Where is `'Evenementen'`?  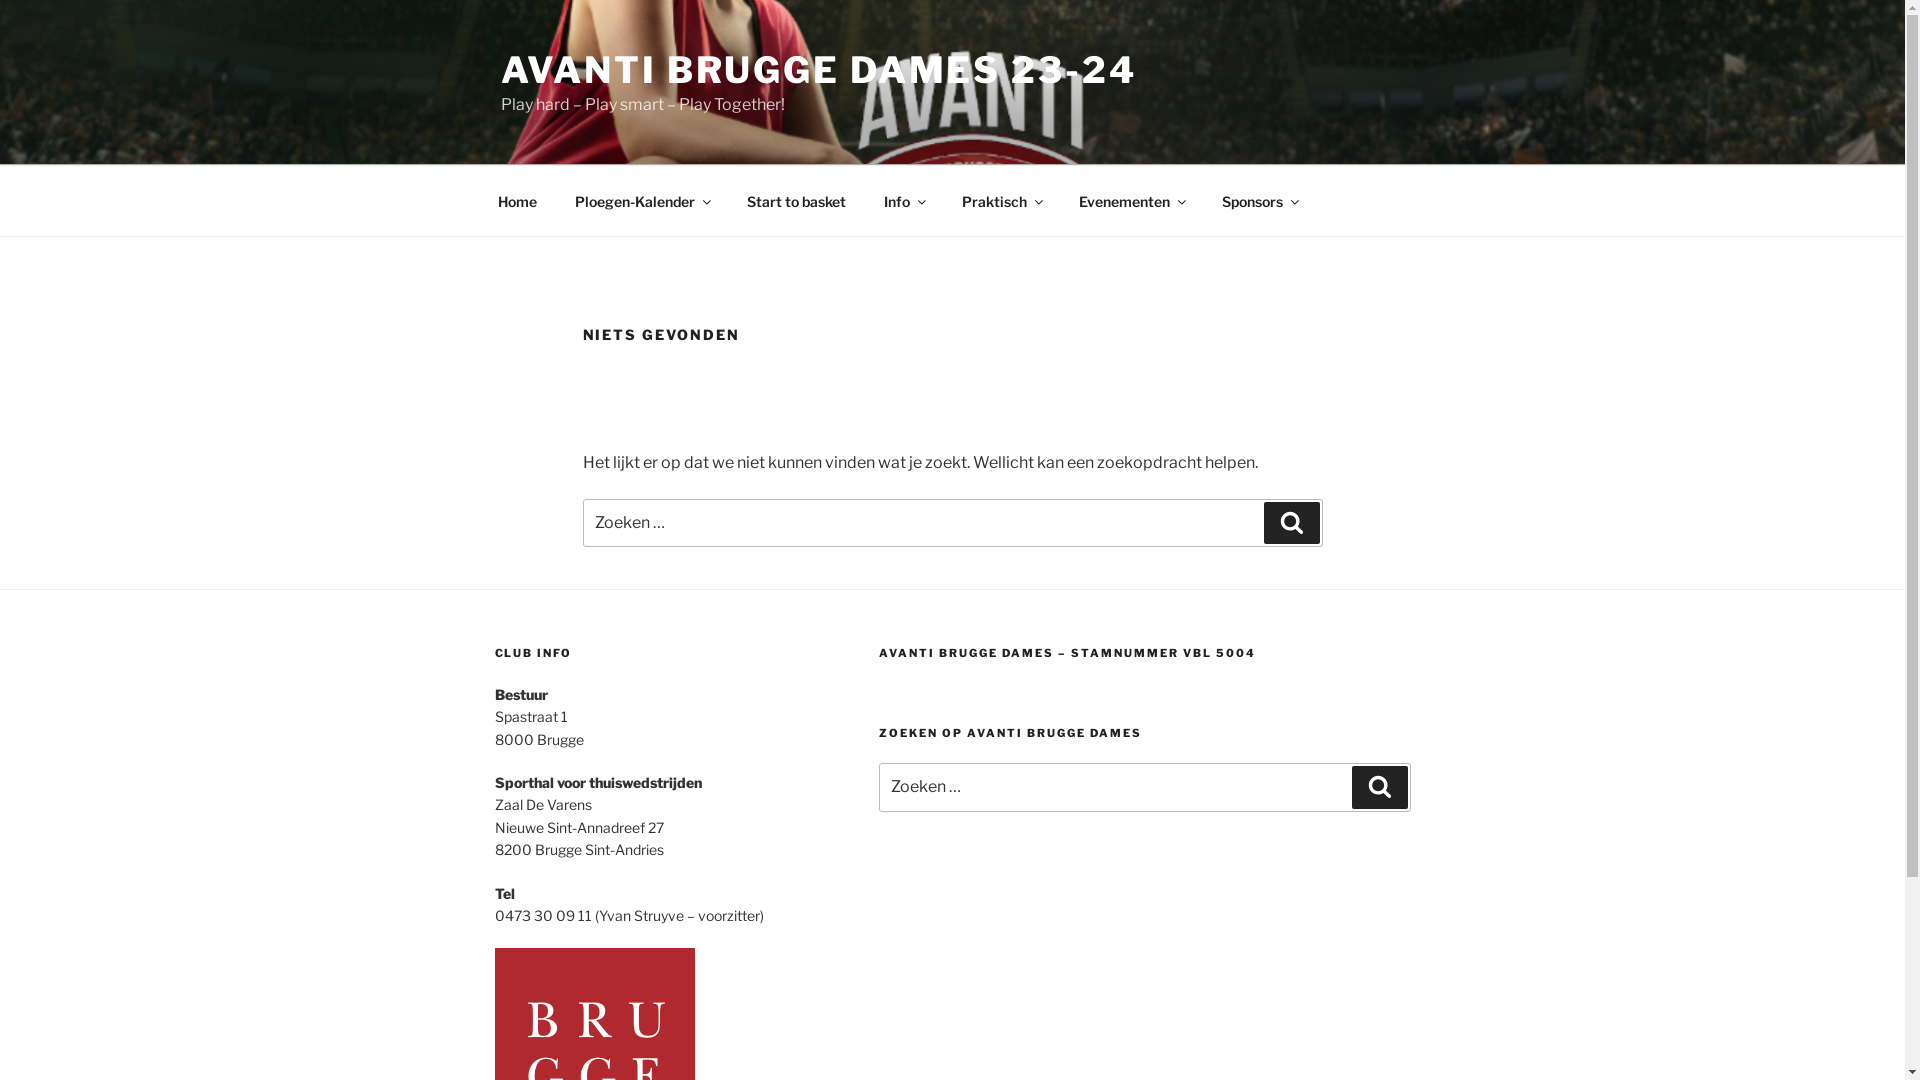 'Evenementen' is located at coordinates (1132, 200).